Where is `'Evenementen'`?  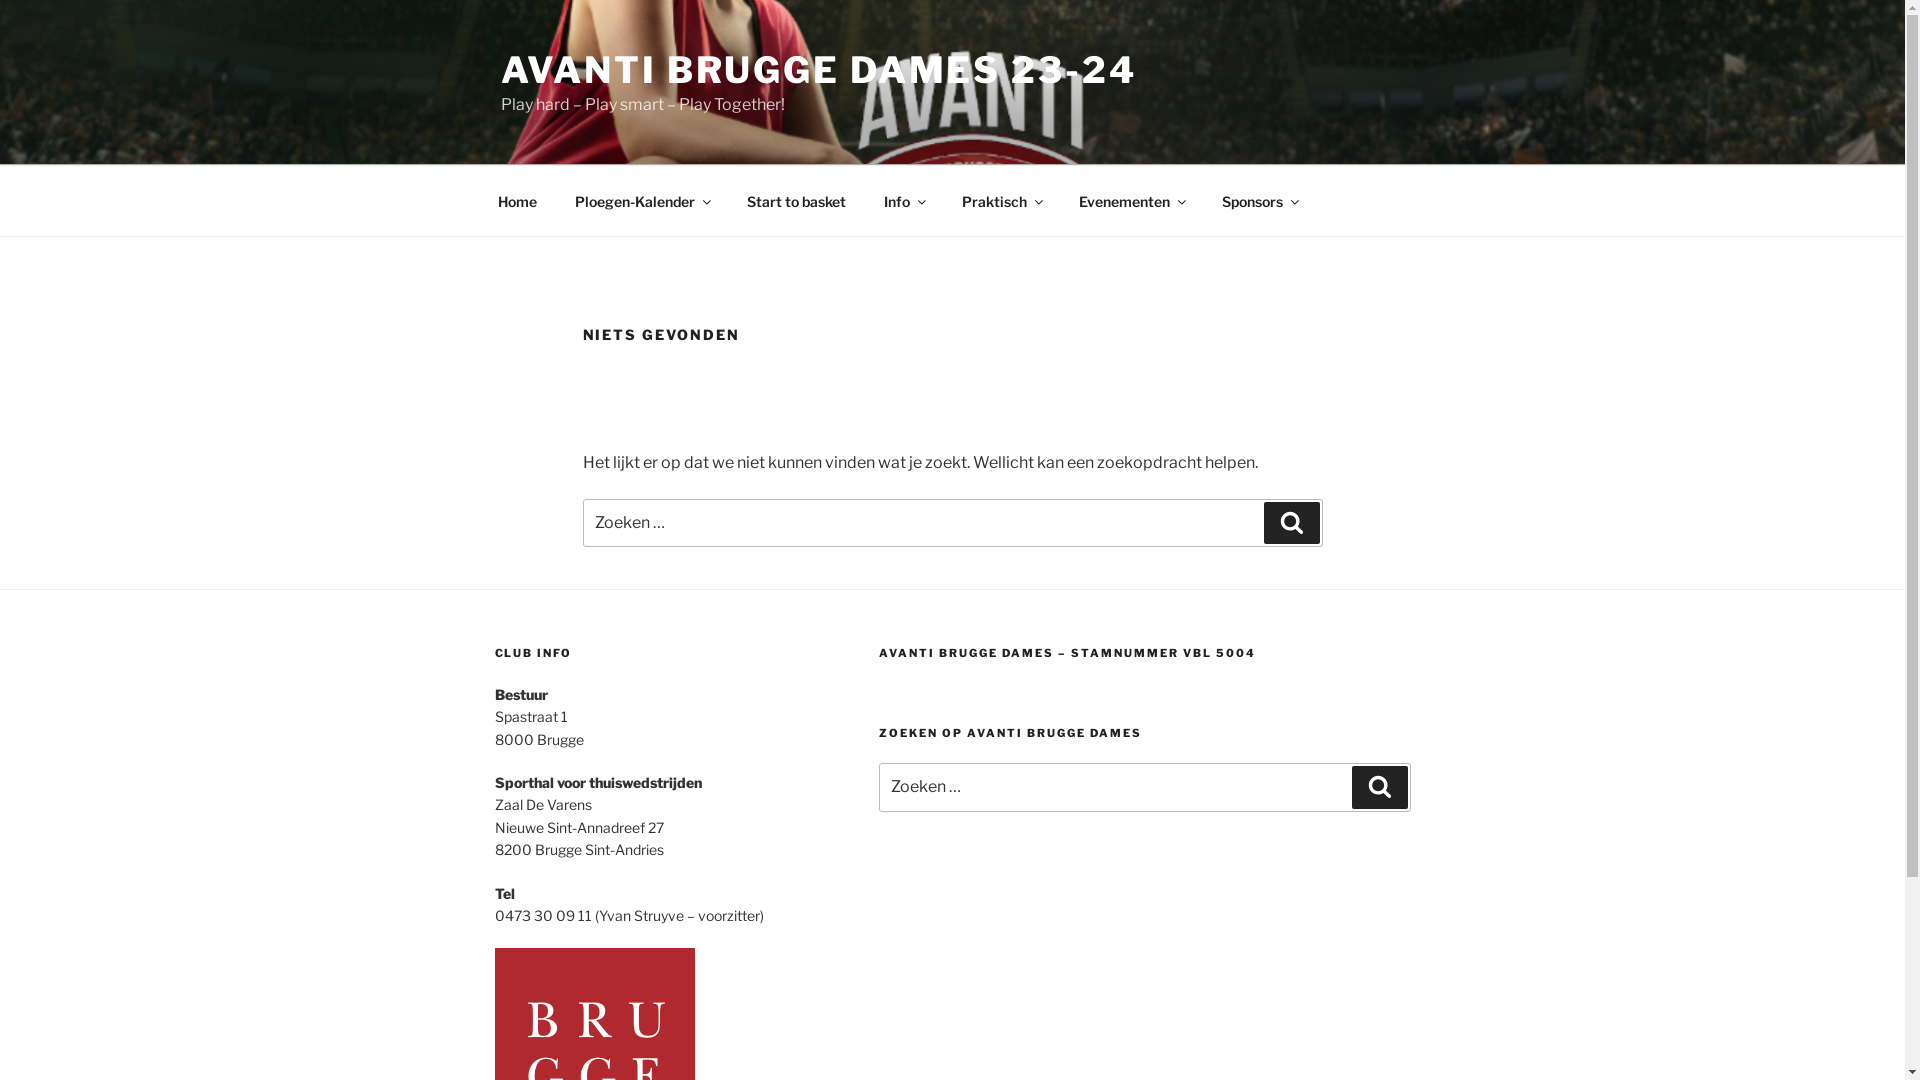 'Evenementen' is located at coordinates (1132, 200).